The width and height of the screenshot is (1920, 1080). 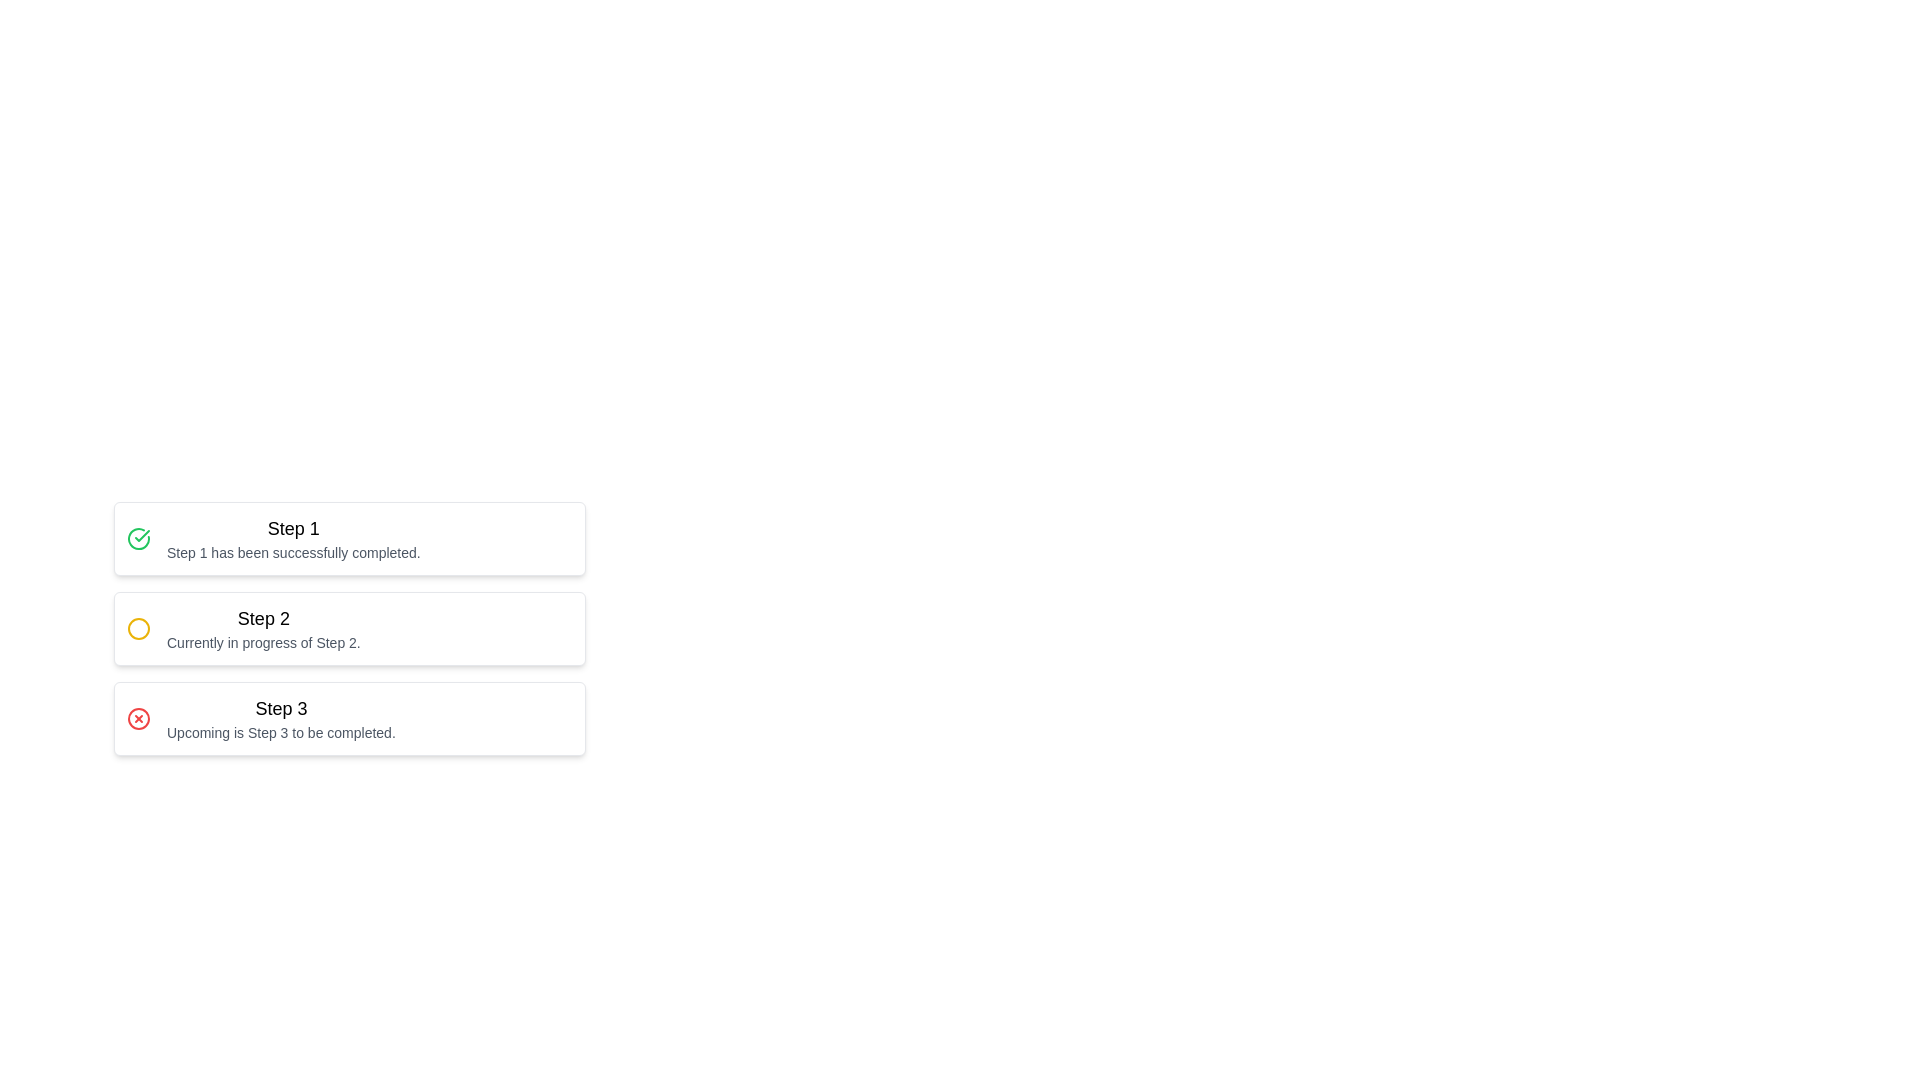 I want to click on the circular graphical element with a yellow outline within the SVG structure, located to the left of the 'Step 2' label in the step indicator component, so click(x=138, y=627).